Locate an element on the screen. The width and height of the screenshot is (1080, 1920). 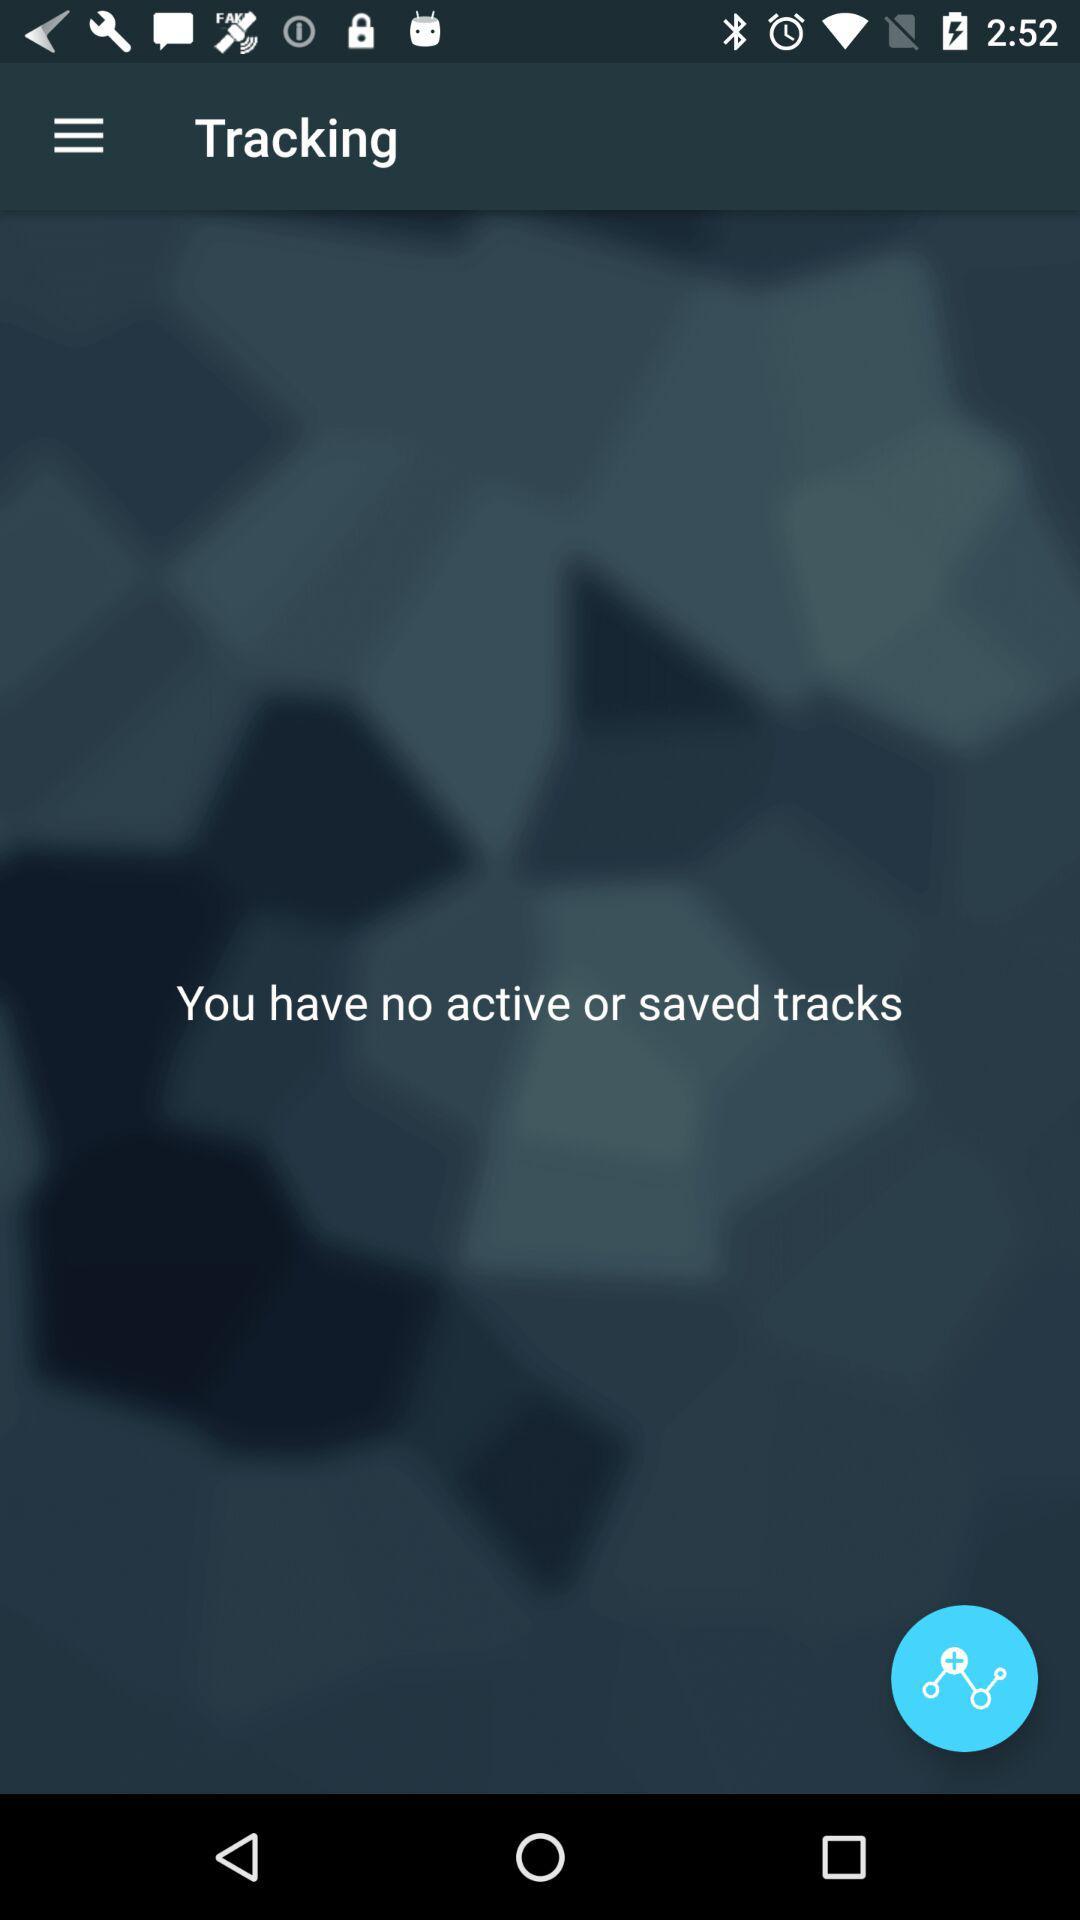
icon at the bottom right corner is located at coordinates (963, 1678).